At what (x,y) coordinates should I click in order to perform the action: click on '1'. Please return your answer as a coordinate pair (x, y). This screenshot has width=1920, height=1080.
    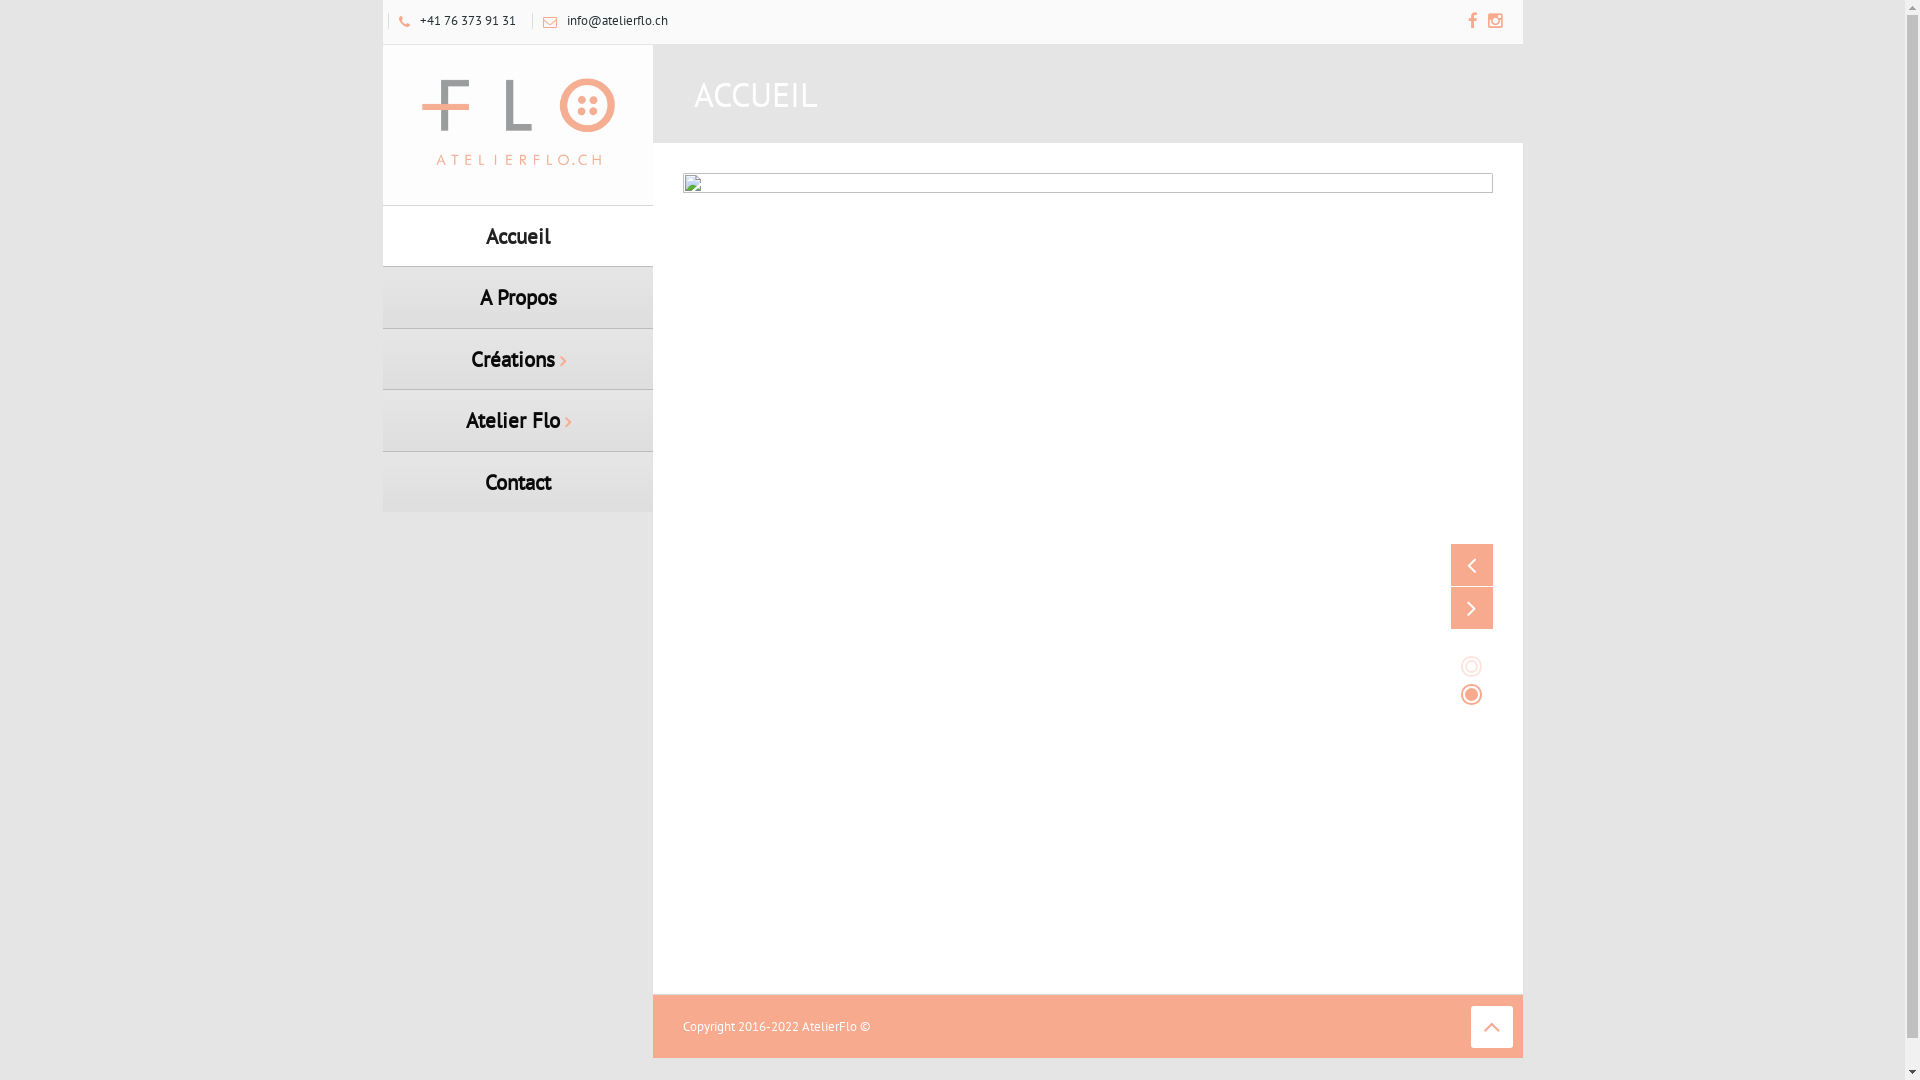
    Looking at the image, I should click on (1470, 666).